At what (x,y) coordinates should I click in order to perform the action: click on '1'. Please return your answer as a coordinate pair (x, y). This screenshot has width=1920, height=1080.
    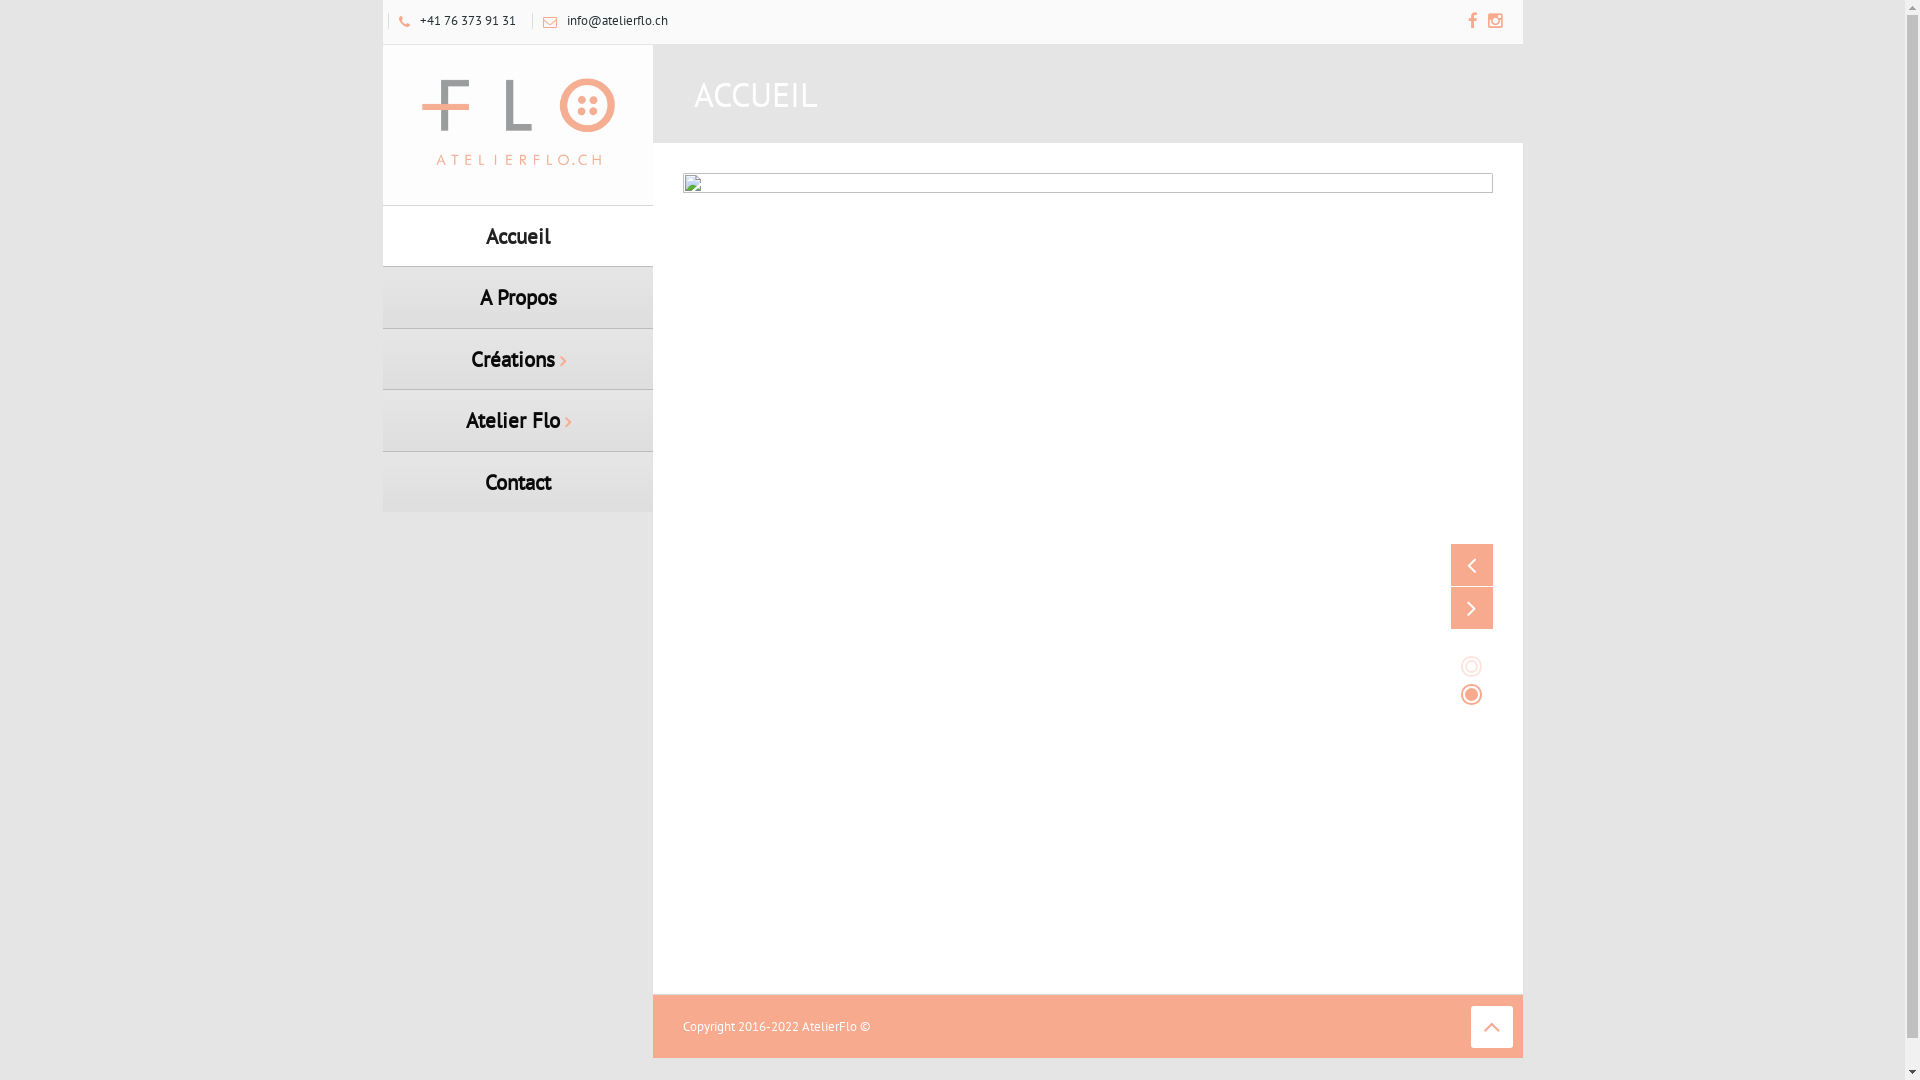
    Looking at the image, I should click on (1470, 666).